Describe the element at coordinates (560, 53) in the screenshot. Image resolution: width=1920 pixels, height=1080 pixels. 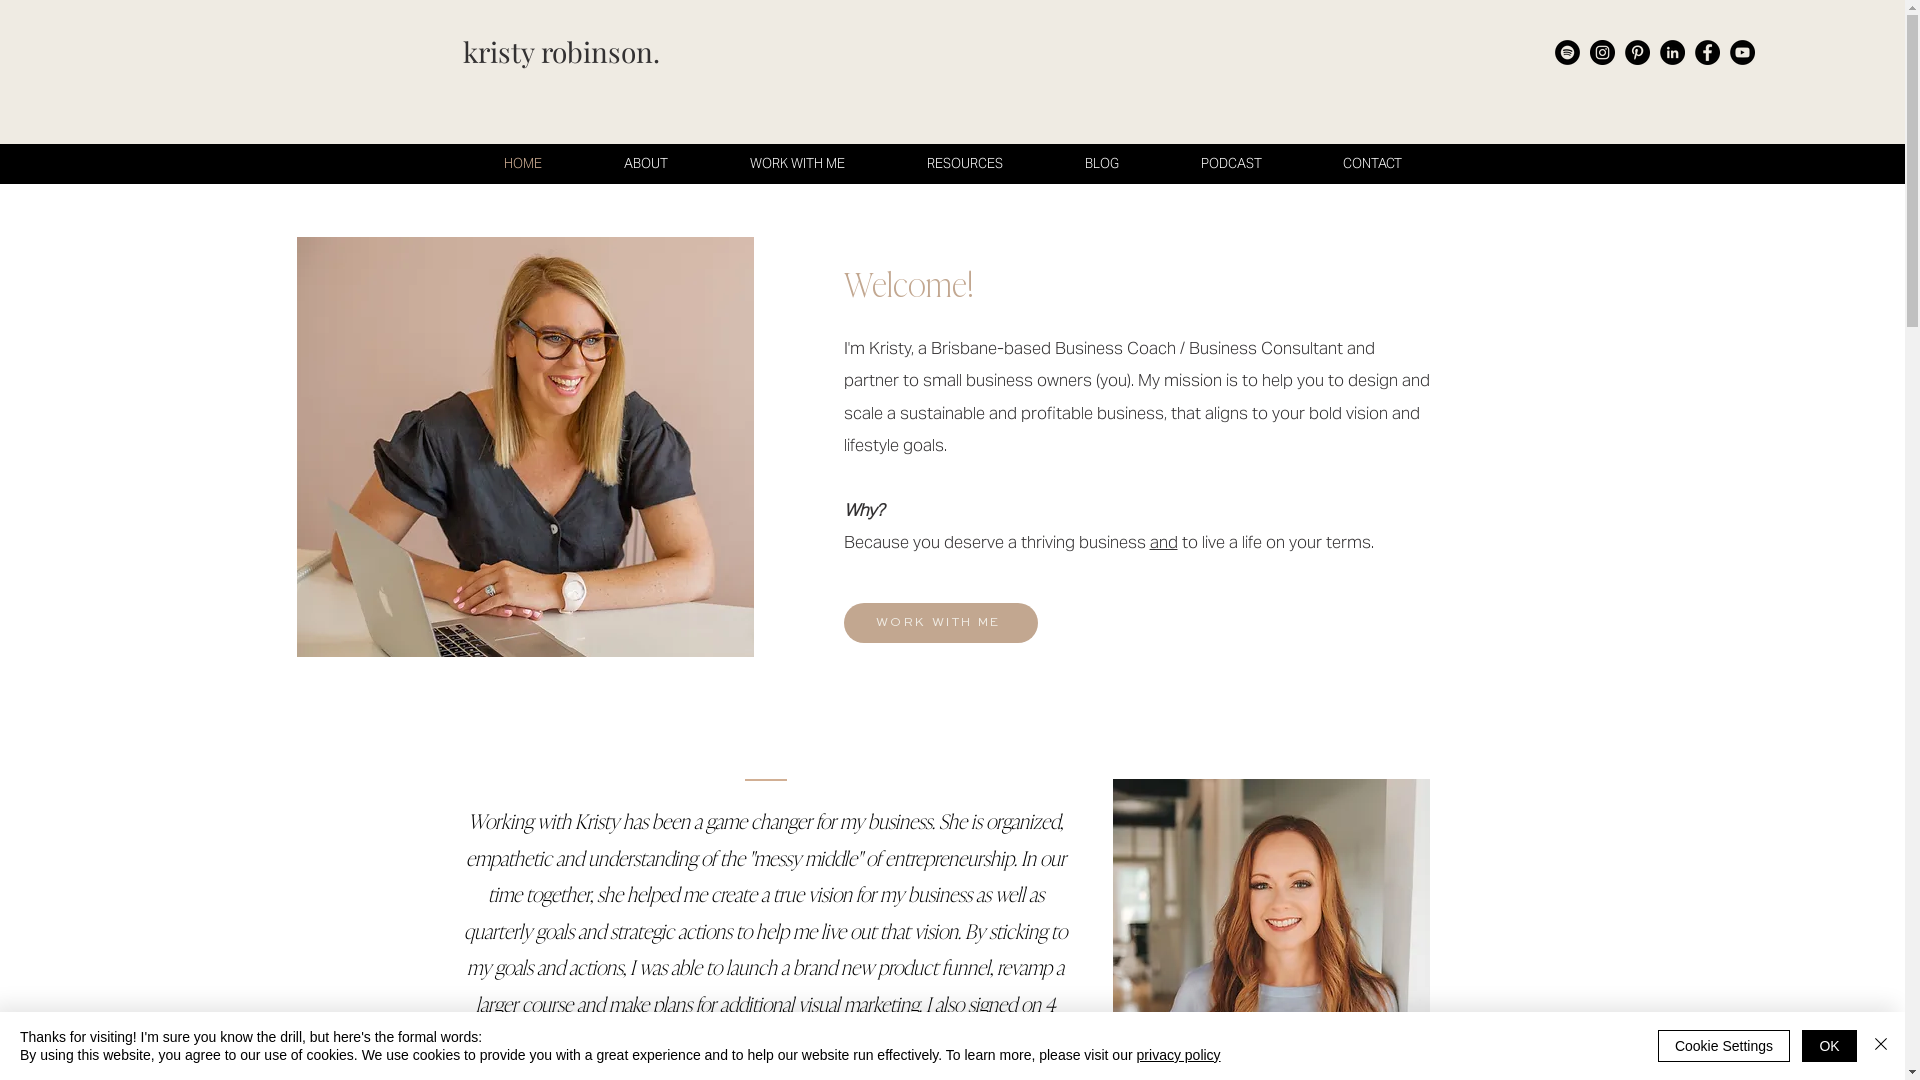
I see `'kristy robinson.'` at that location.